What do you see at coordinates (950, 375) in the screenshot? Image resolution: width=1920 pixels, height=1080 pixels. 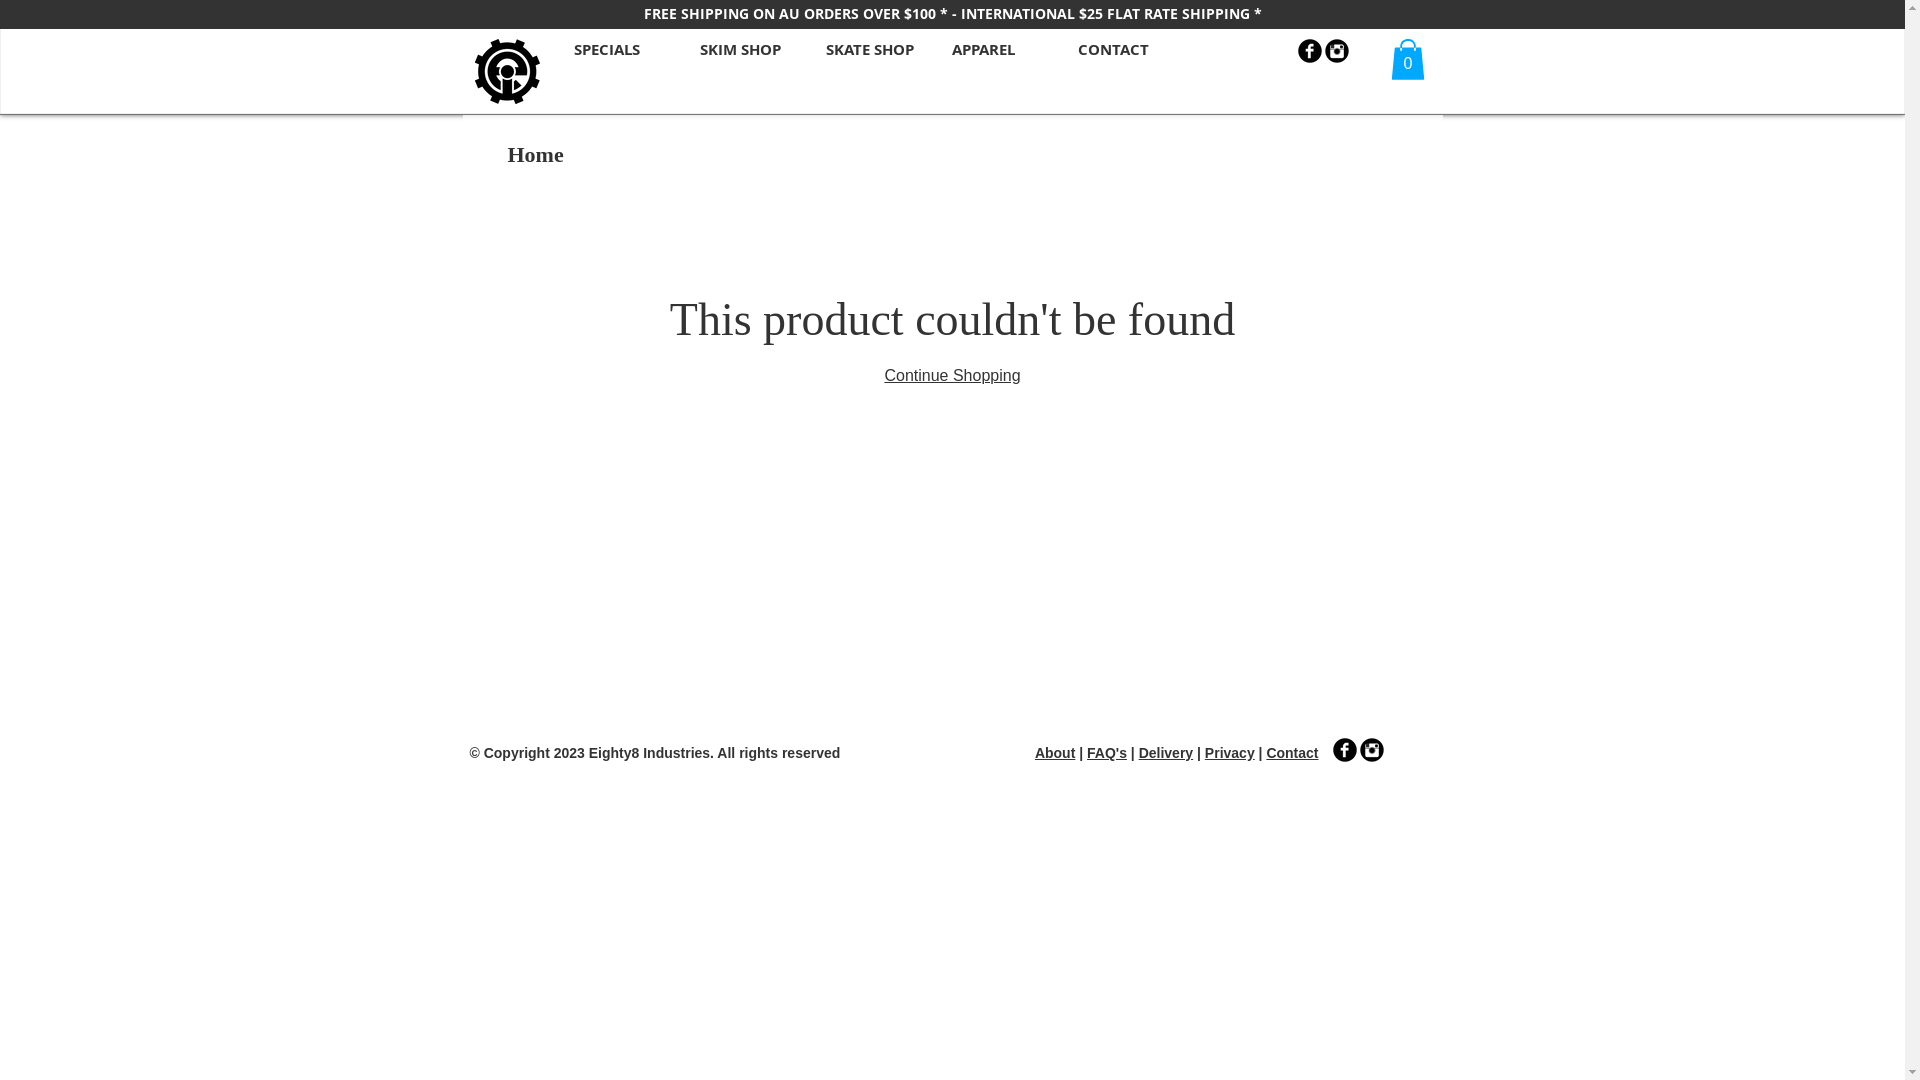 I see `'Continue Shopping'` at bounding box center [950, 375].